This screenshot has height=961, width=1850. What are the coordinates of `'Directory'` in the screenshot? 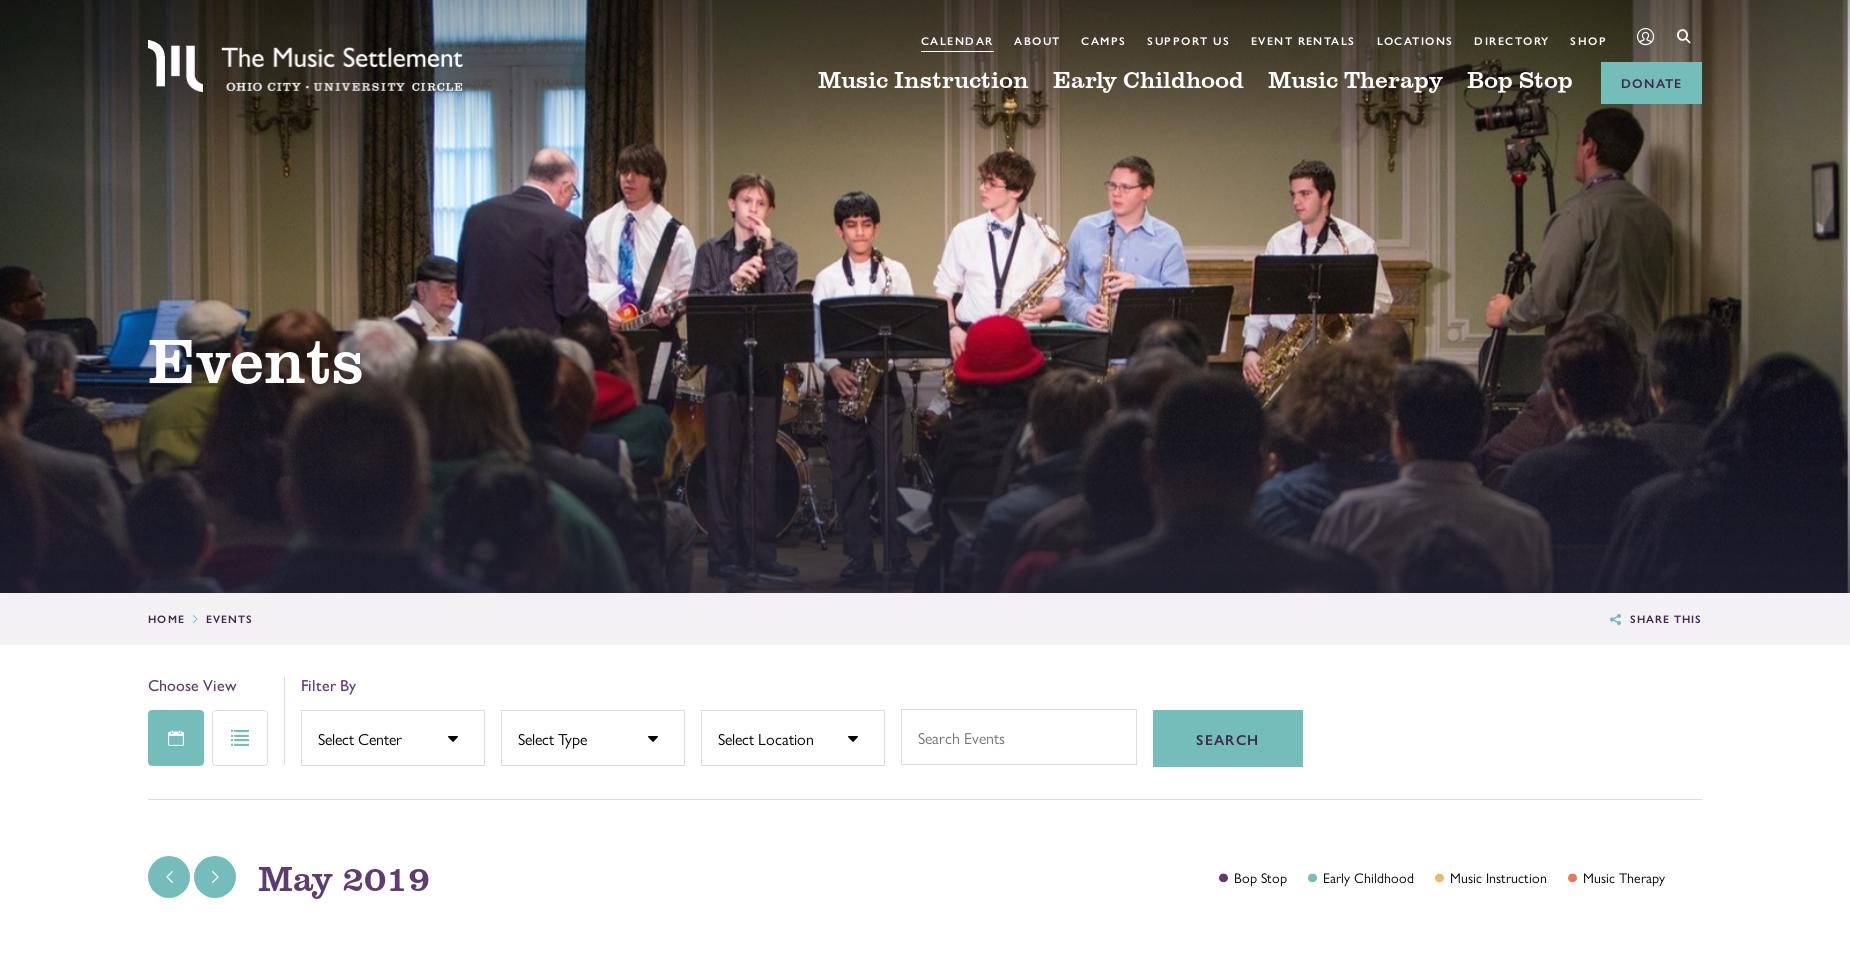 It's located at (1511, 38).